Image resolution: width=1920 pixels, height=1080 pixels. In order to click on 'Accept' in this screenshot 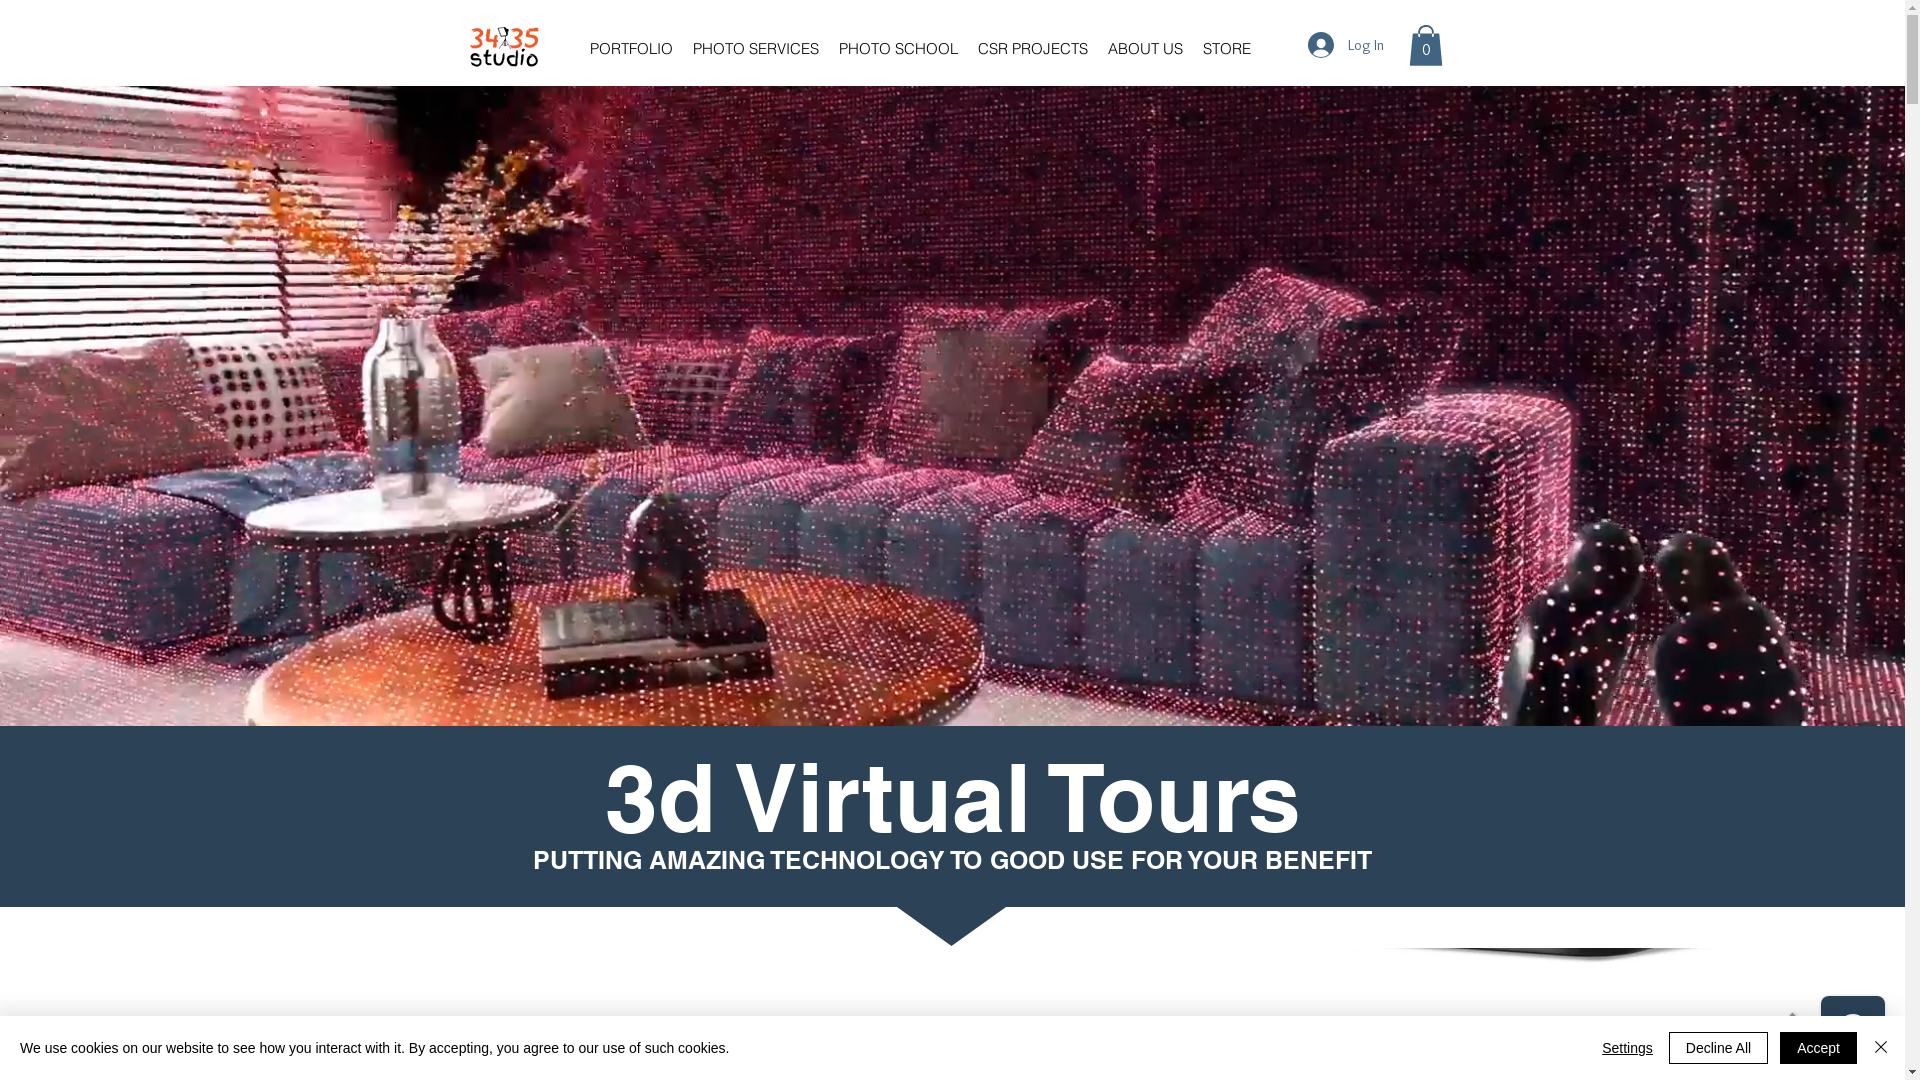, I will do `click(1818, 1047)`.